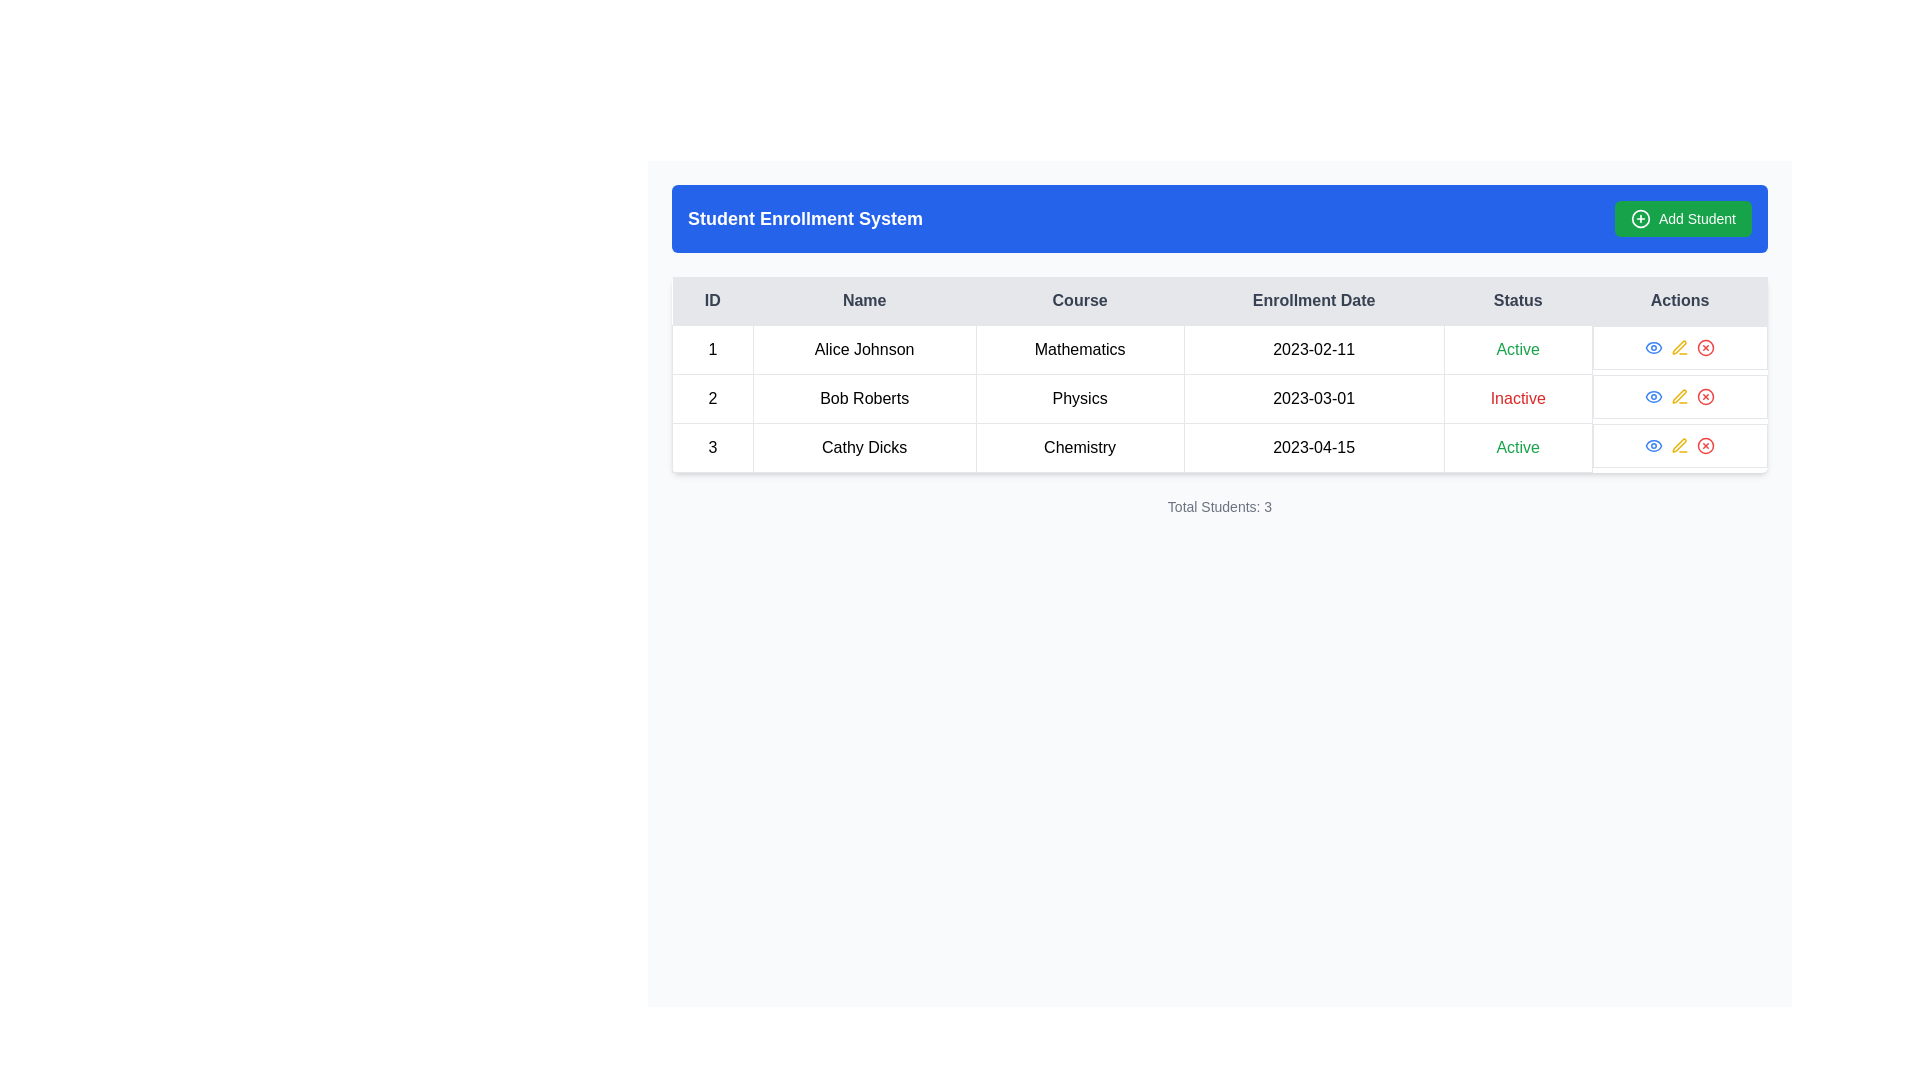  Describe the element at coordinates (1219, 398) in the screenshot. I see `text content of the data row displaying the record details of the student named 'Bob Roberts' in the second row of the table` at that location.